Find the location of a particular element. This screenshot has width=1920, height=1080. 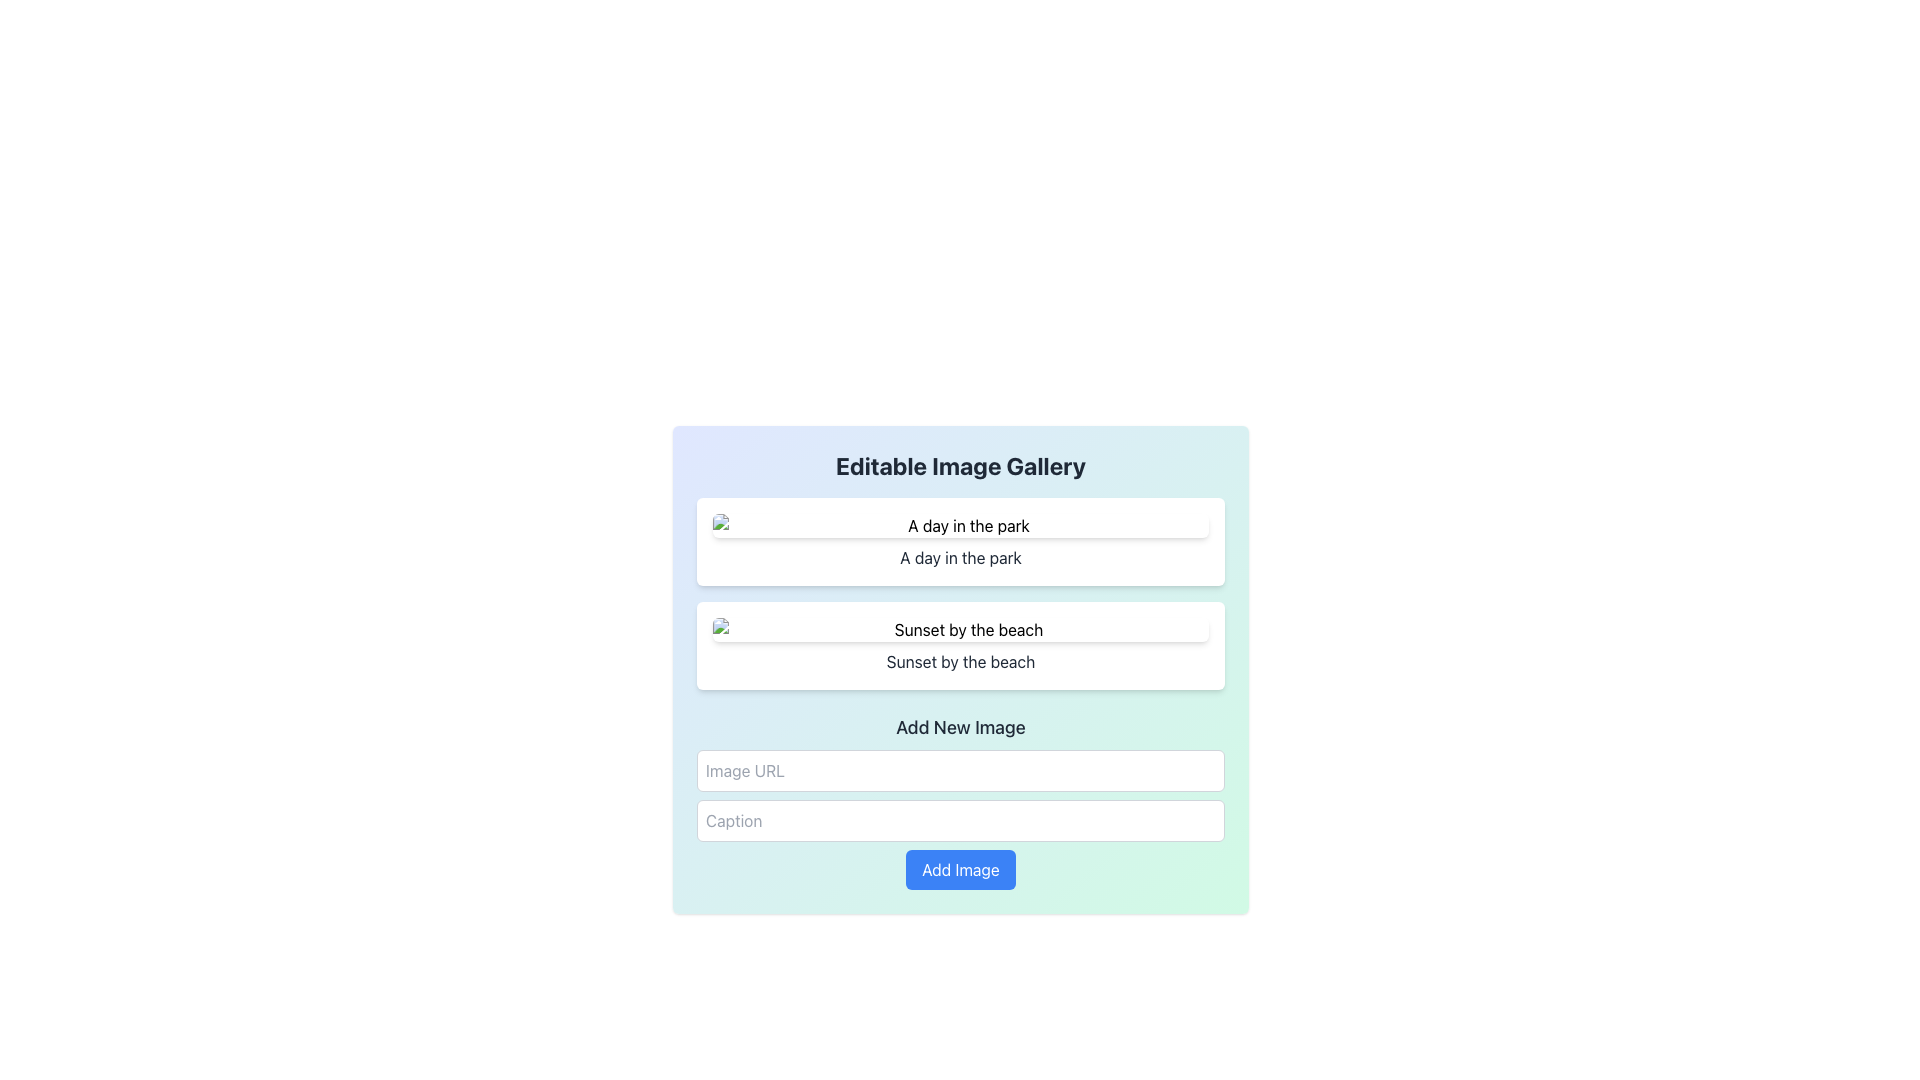

the 'Add Image' button located at the bottom of the 'Add New Image' section is located at coordinates (960, 869).